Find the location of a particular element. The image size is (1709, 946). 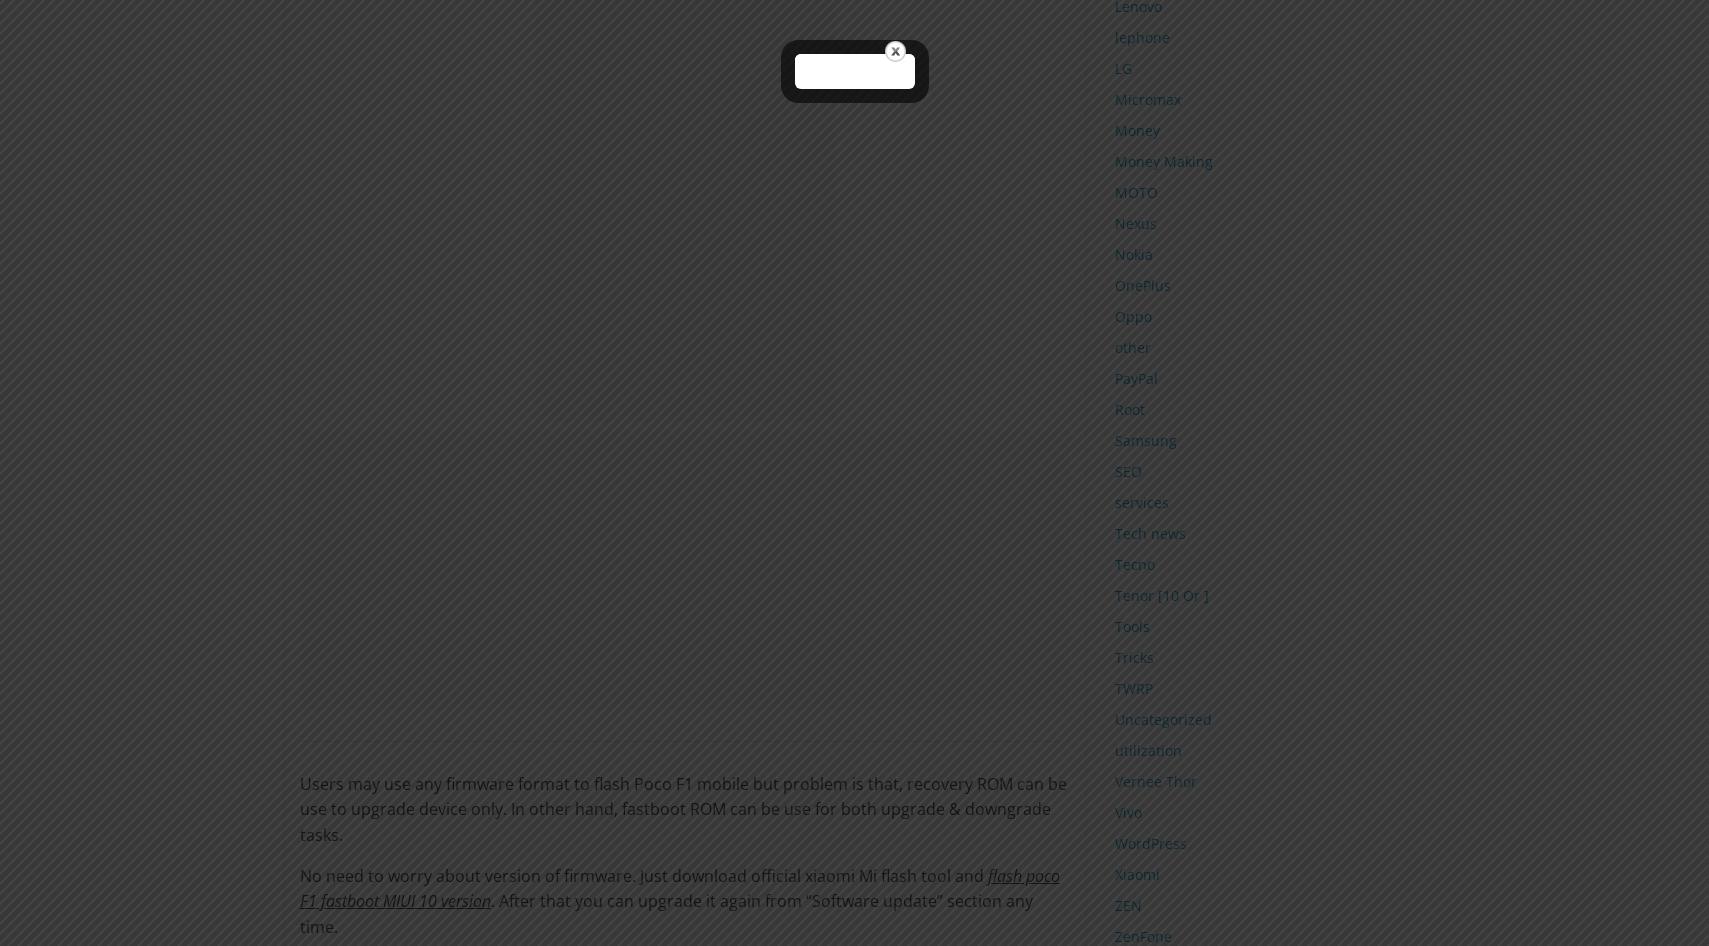

'services' is located at coordinates (1140, 501).